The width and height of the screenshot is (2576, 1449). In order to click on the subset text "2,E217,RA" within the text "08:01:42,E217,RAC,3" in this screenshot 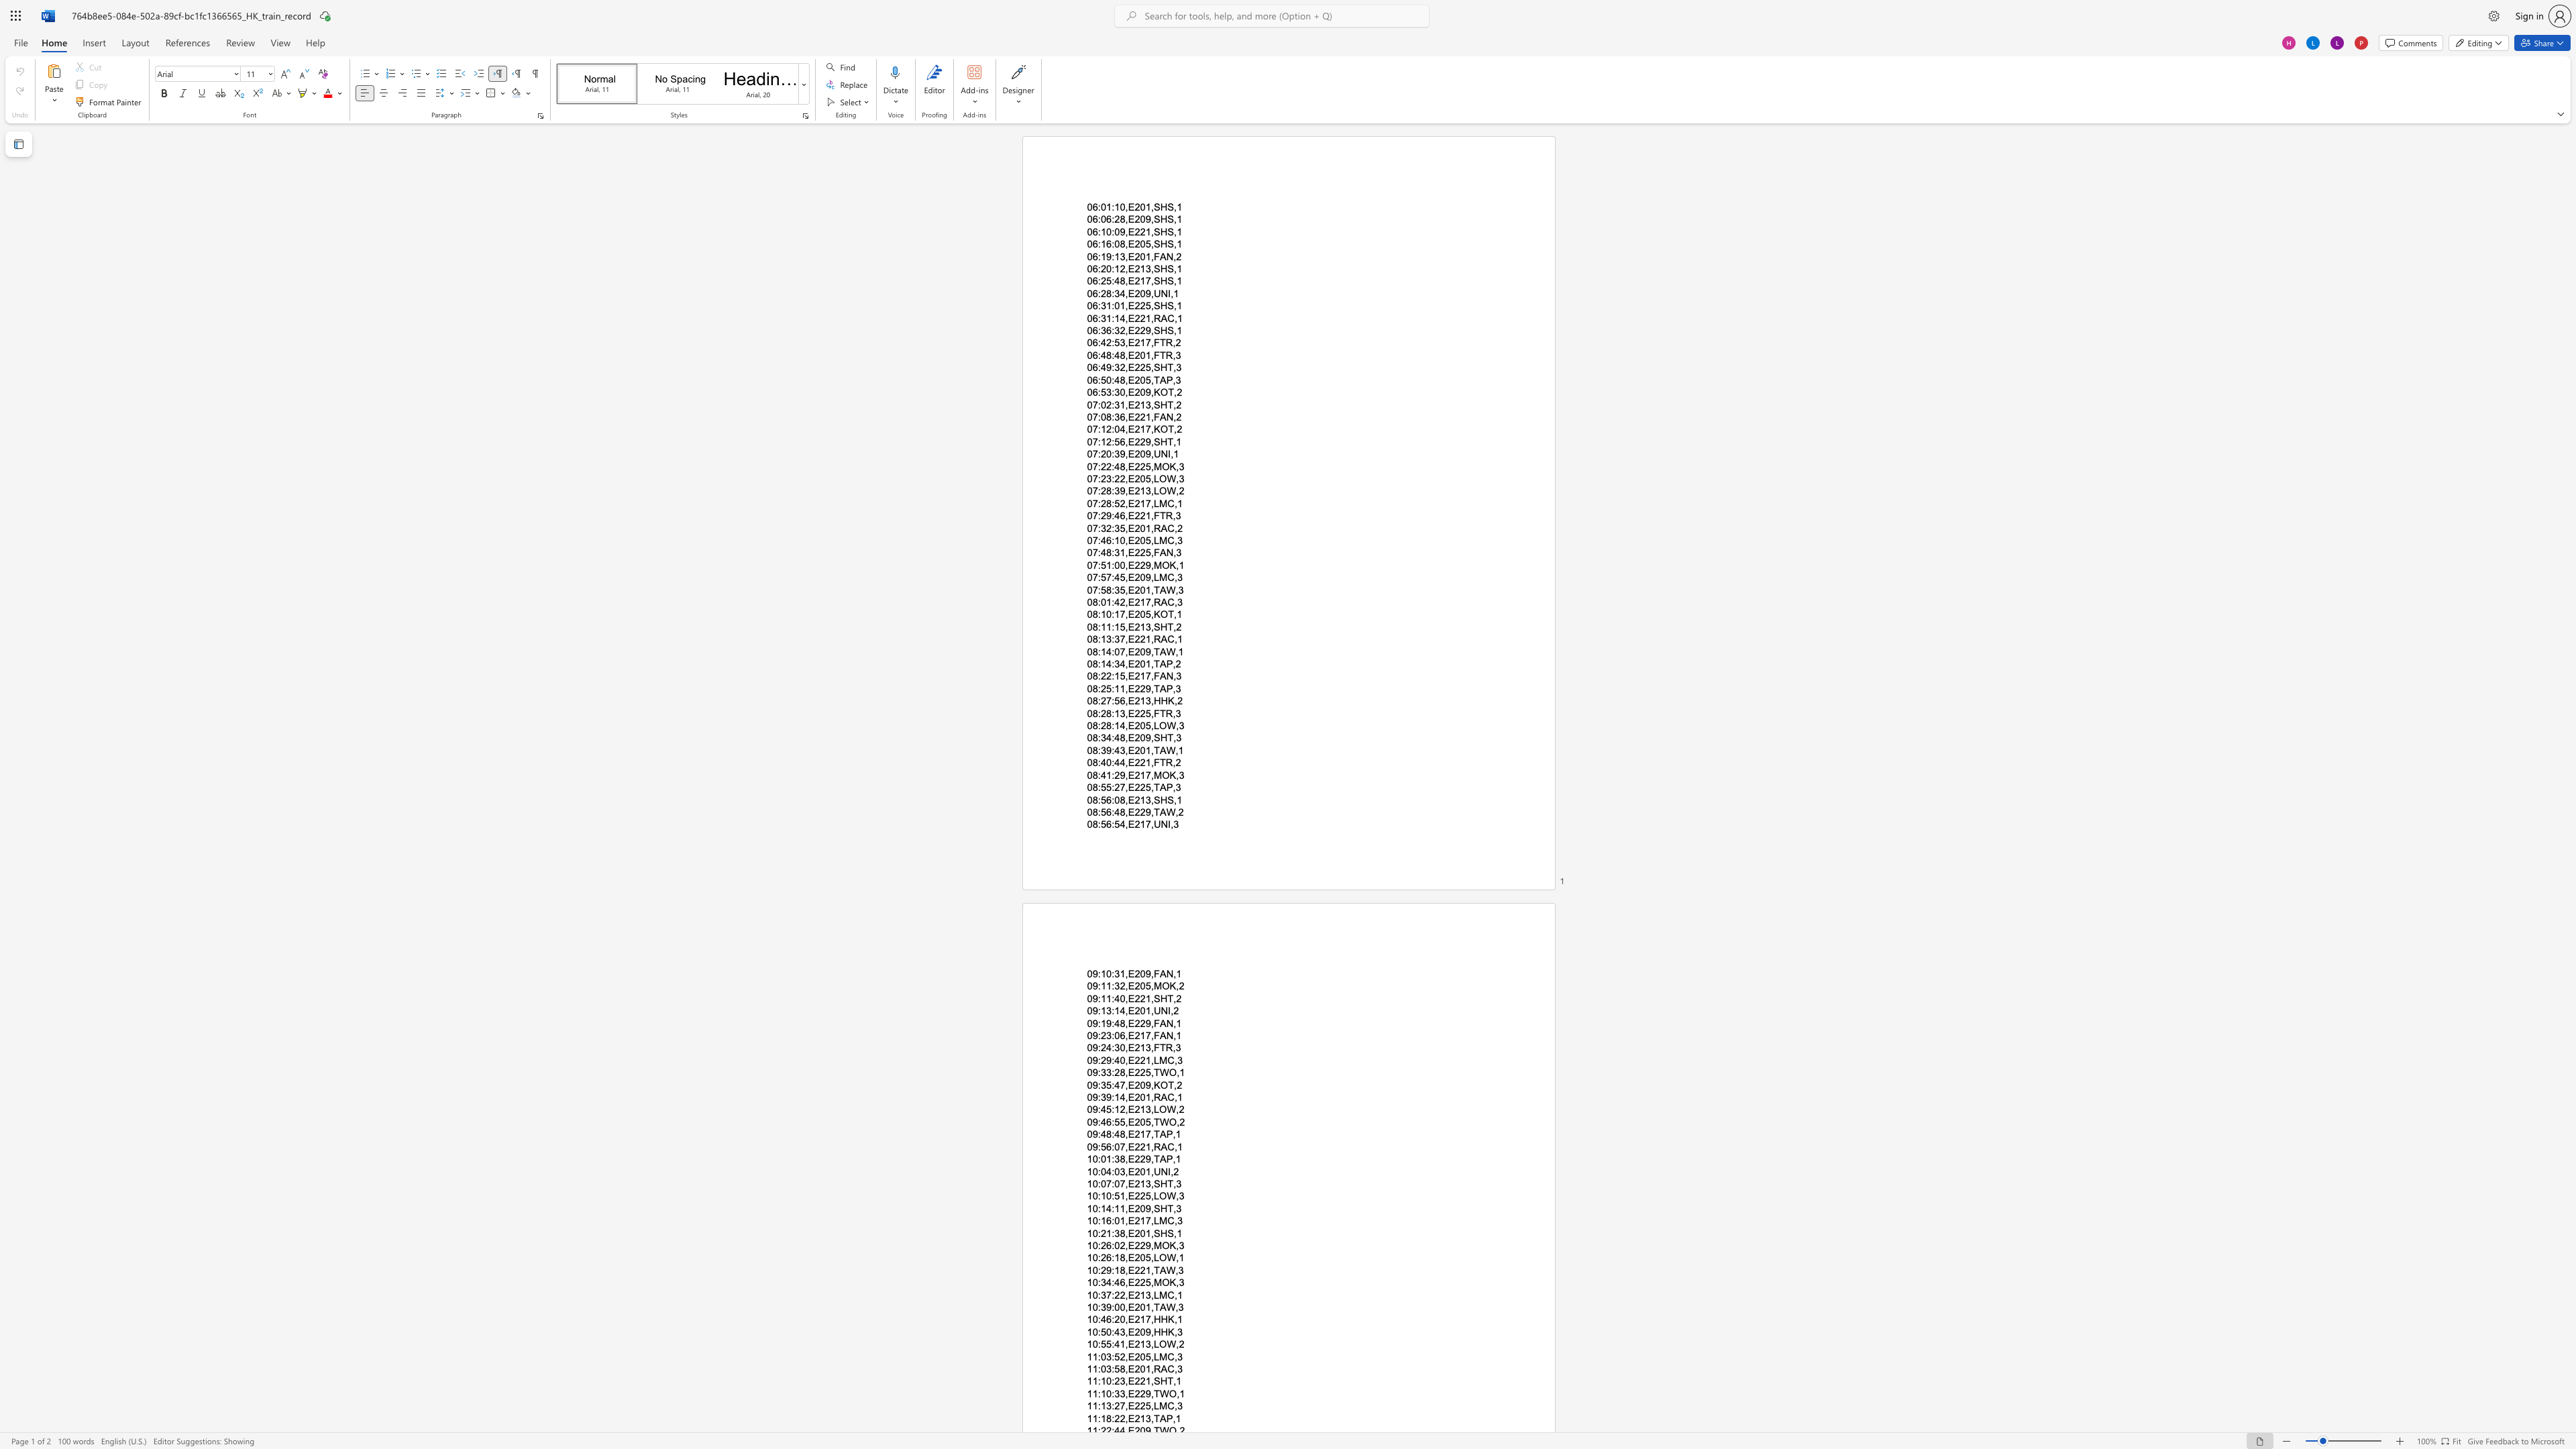, I will do `click(1119, 600)`.